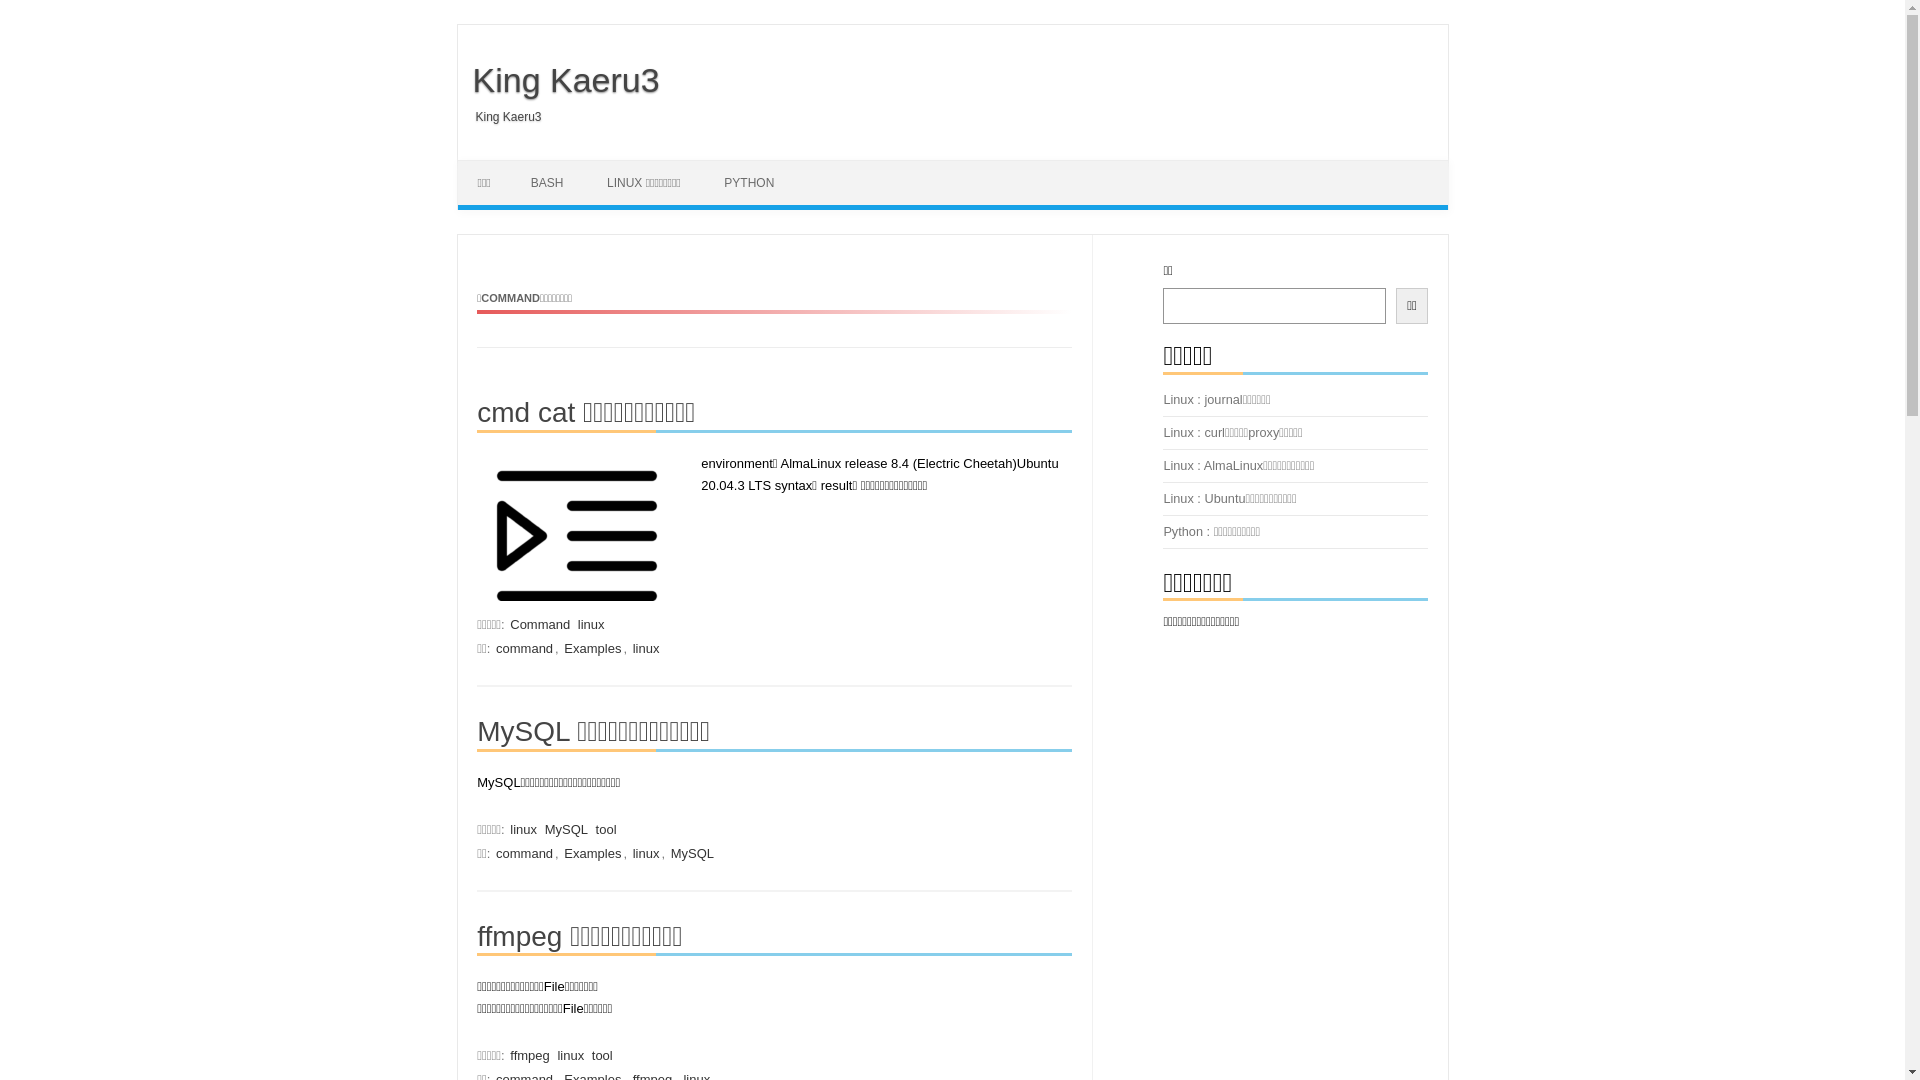  I want to click on 'command', so click(524, 648).